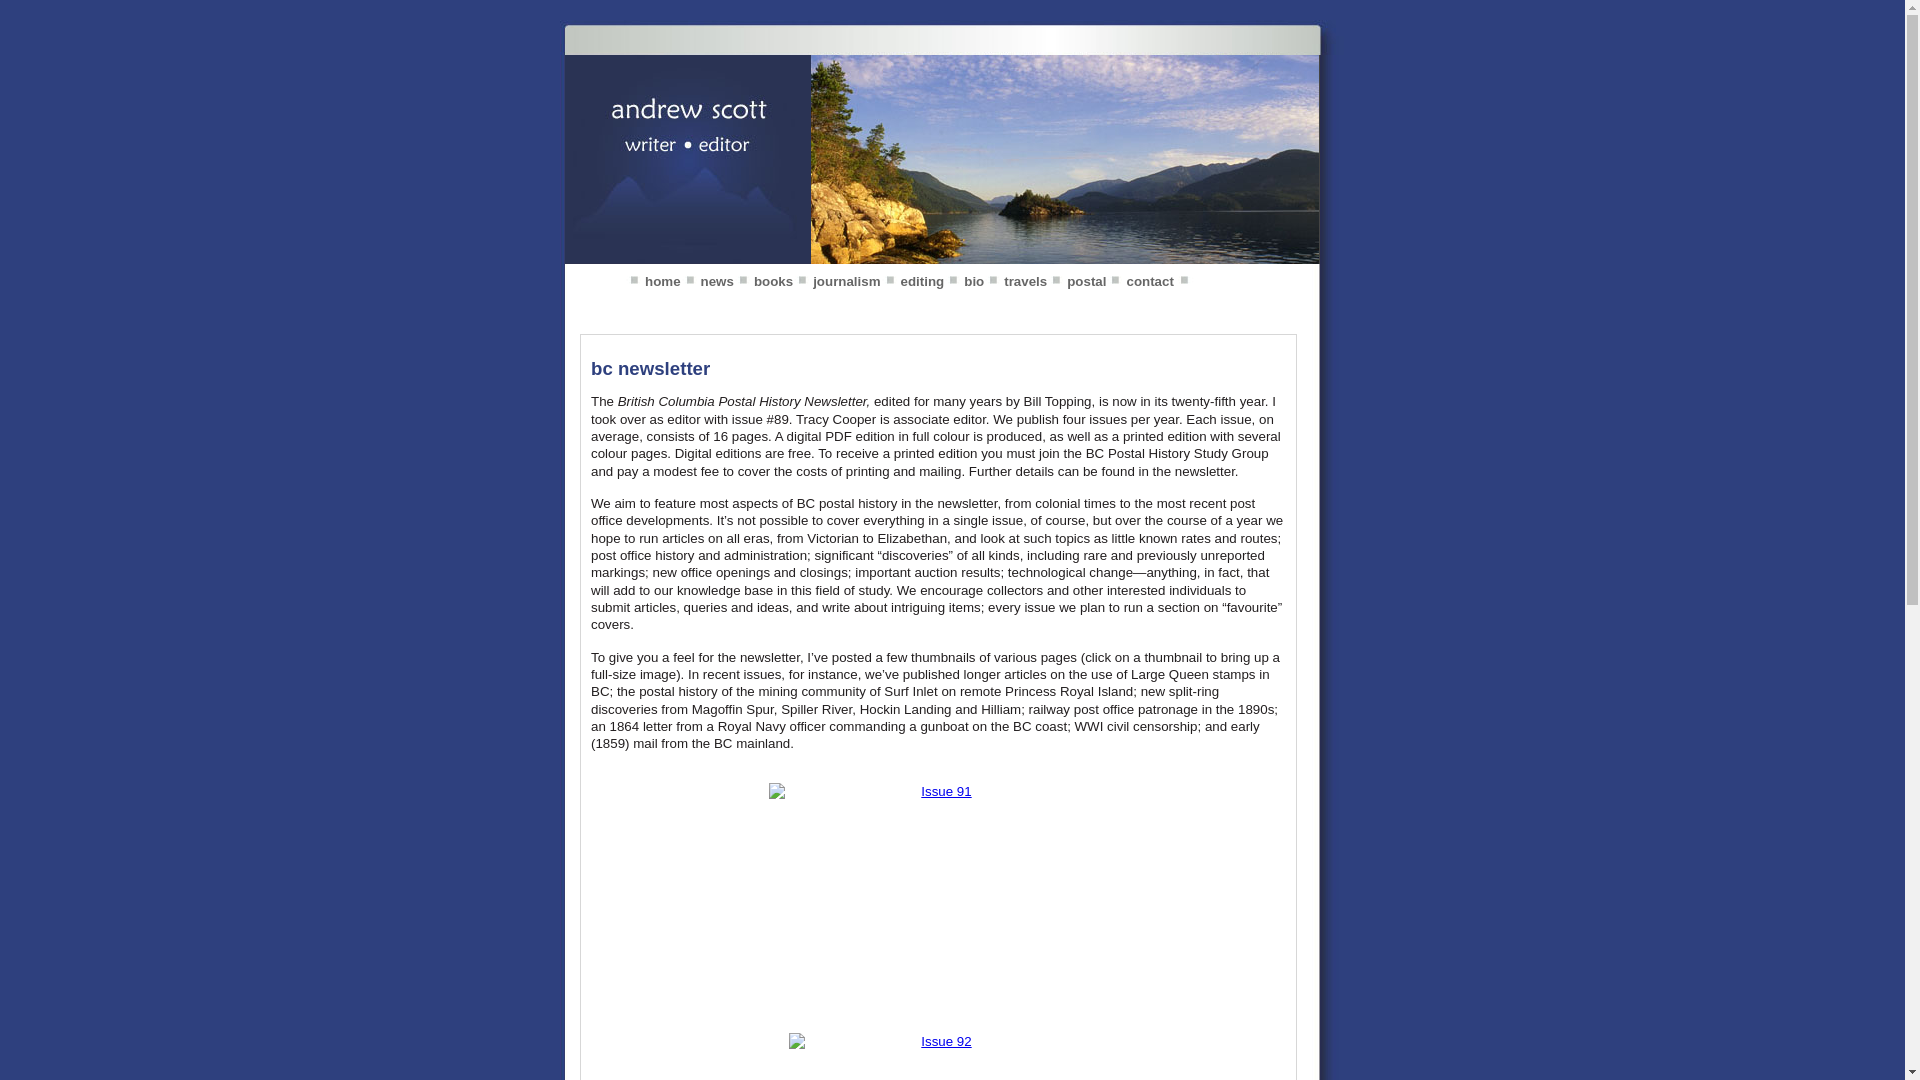  What do you see at coordinates (1150, 281) in the screenshot?
I see `'contact'` at bounding box center [1150, 281].